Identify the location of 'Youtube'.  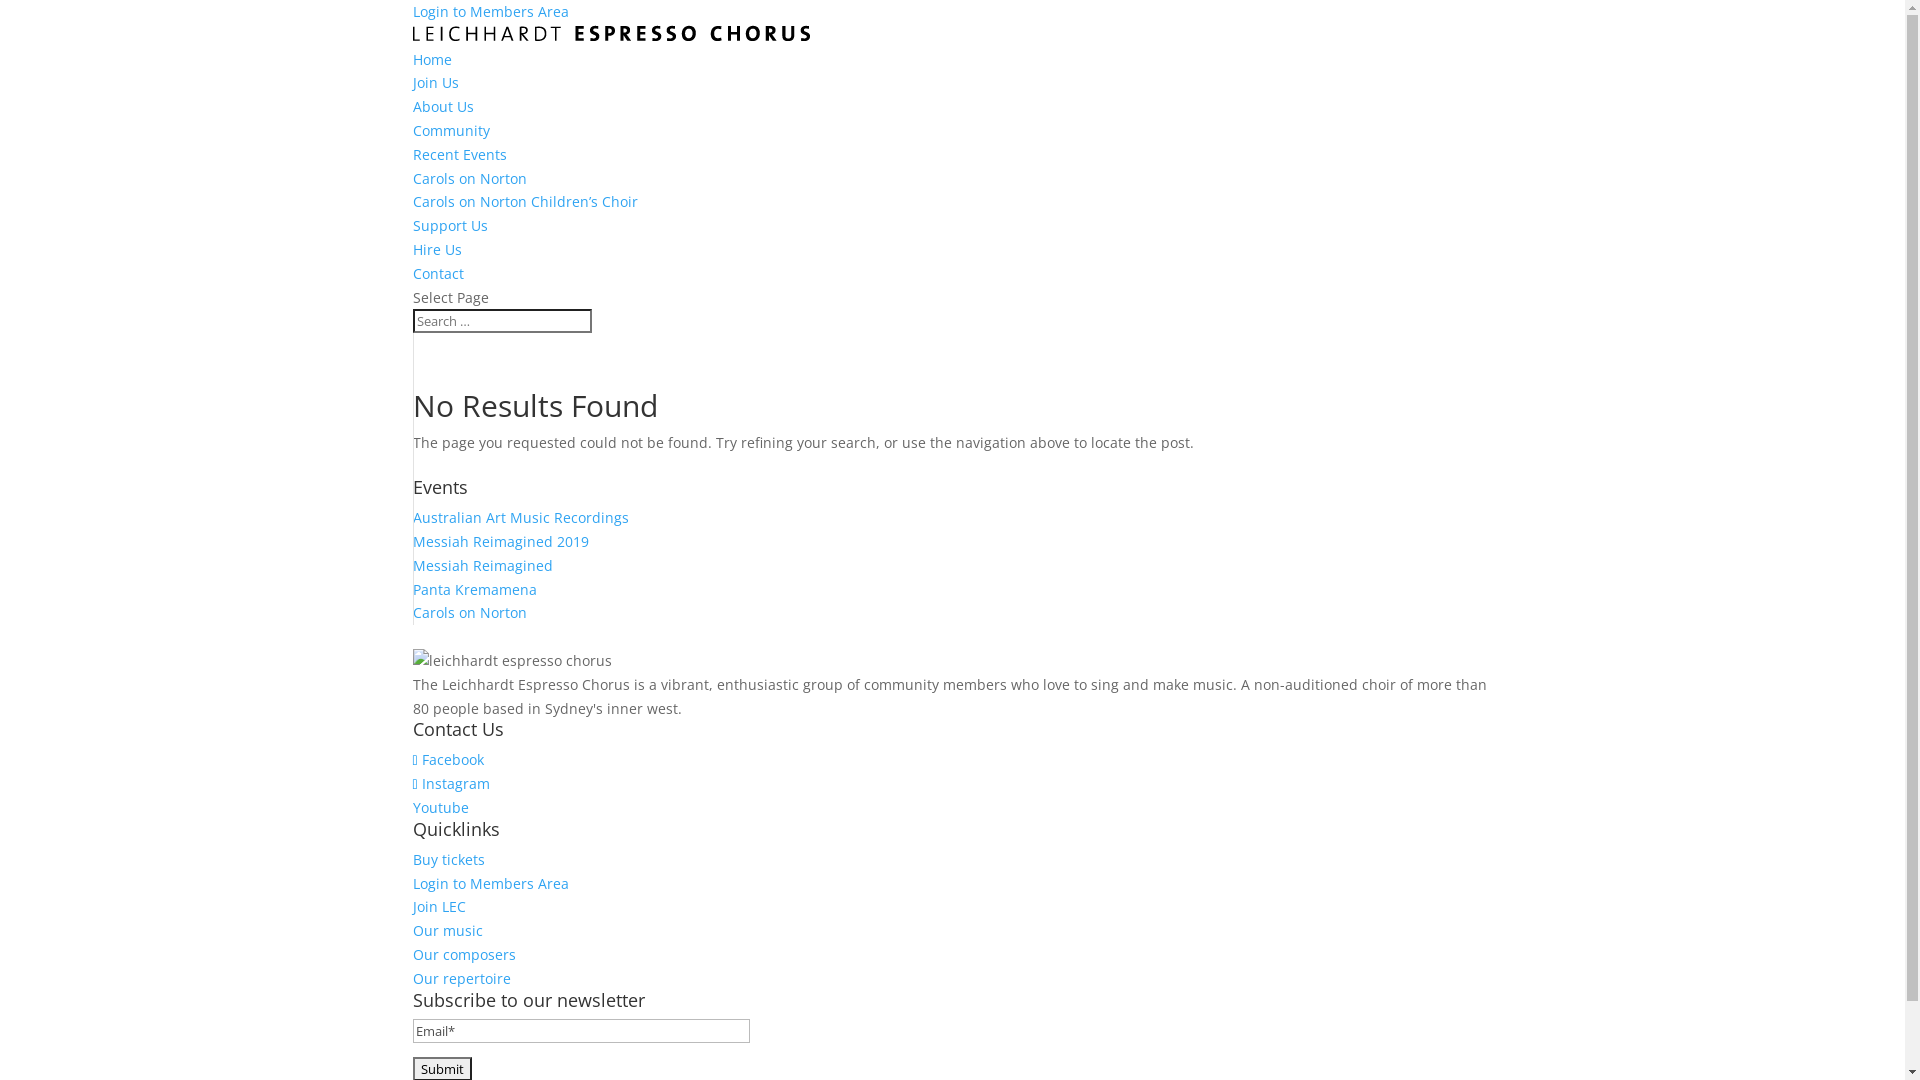
(439, 806).